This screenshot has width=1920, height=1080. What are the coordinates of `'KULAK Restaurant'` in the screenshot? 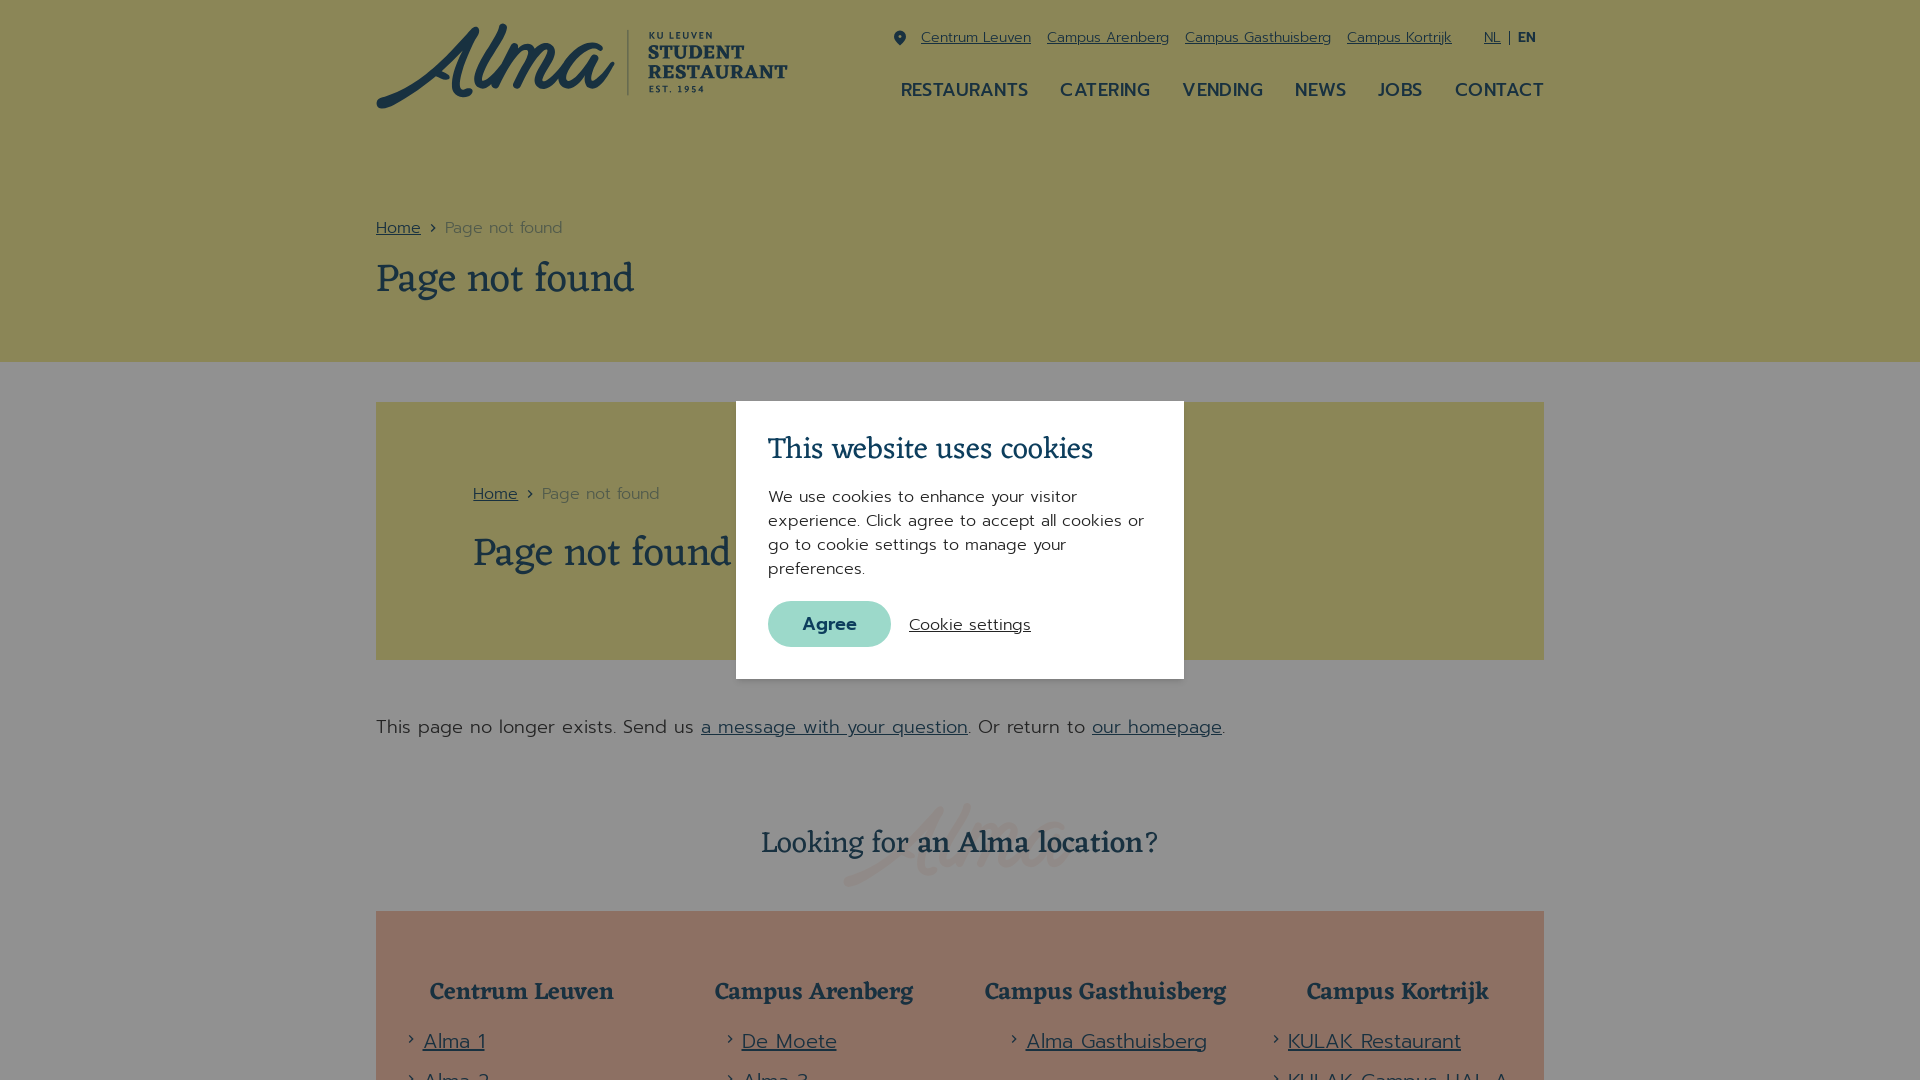 It's located at (1373, 1040).